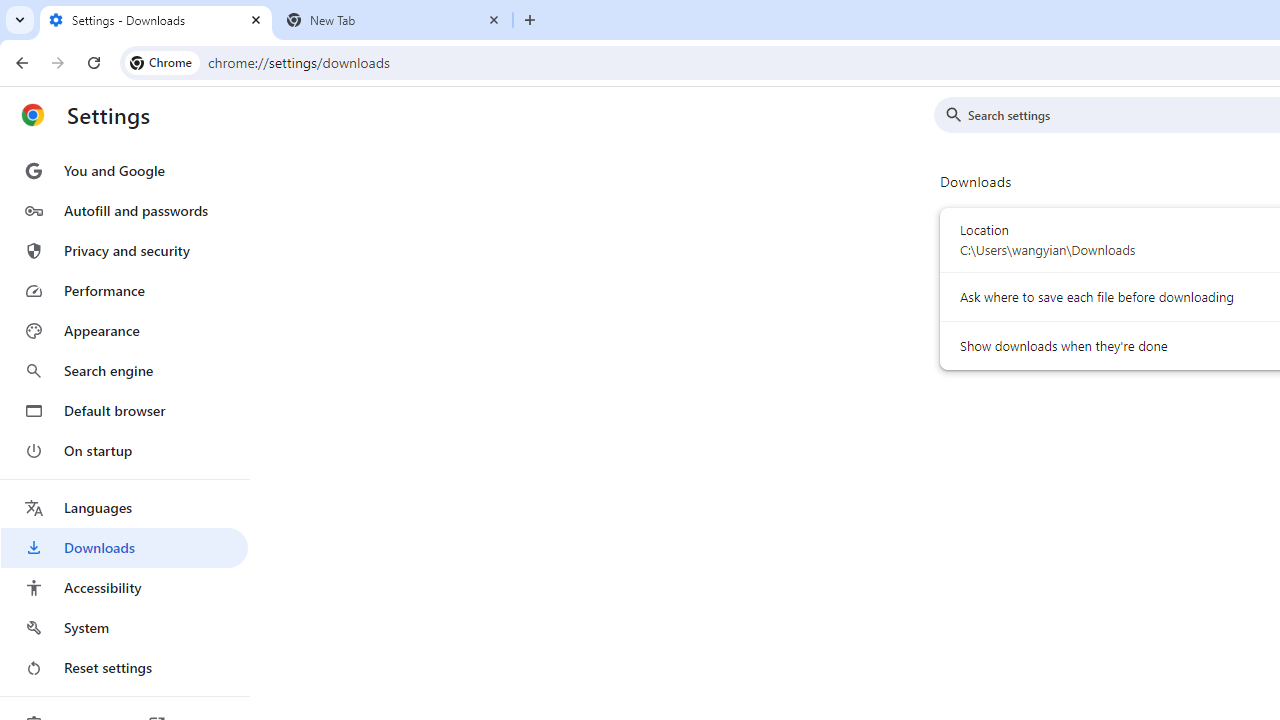 The width and height of the screenshot is (1280, 720). What do you see at coordinates (123, 668) in the screenshot?
I see `'Reset settings'` at bounding box center [123, 668].